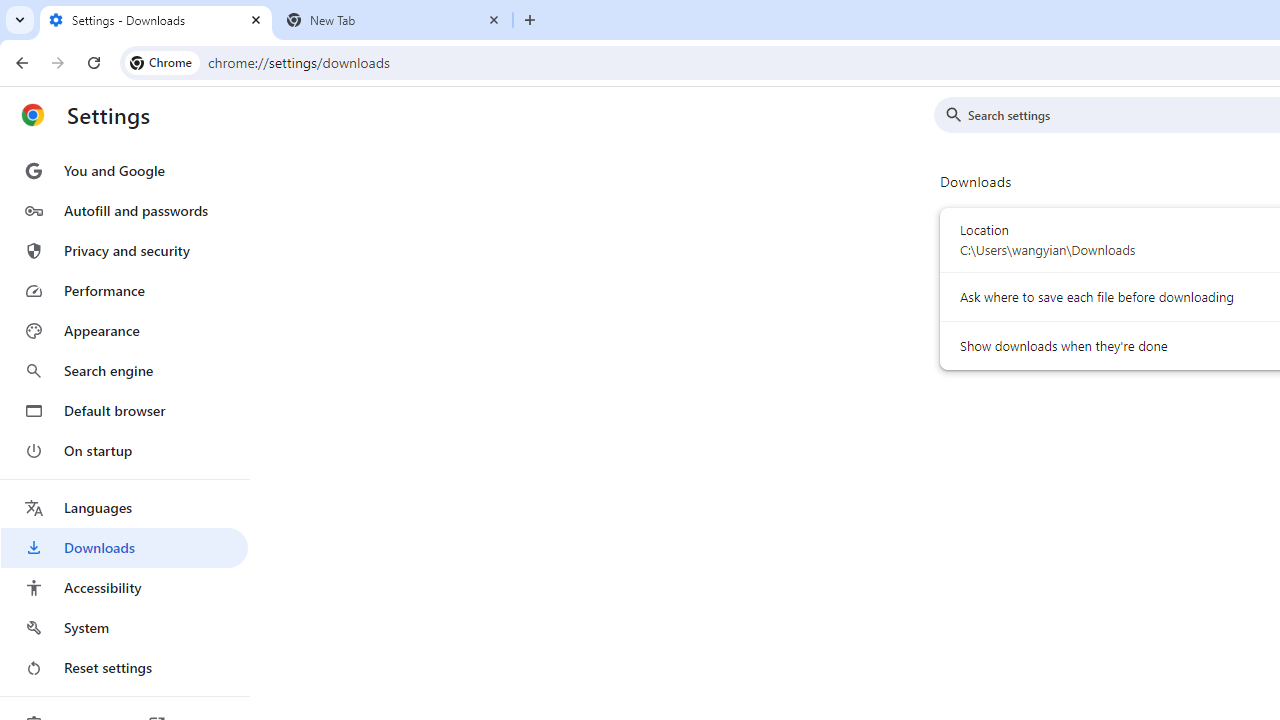 The width and height of the screenshot is (1280, 720). What do you see at coordinates (123, 668) in the screenshot?
I see `'Reset settings'` at bounding box center [123, 668].